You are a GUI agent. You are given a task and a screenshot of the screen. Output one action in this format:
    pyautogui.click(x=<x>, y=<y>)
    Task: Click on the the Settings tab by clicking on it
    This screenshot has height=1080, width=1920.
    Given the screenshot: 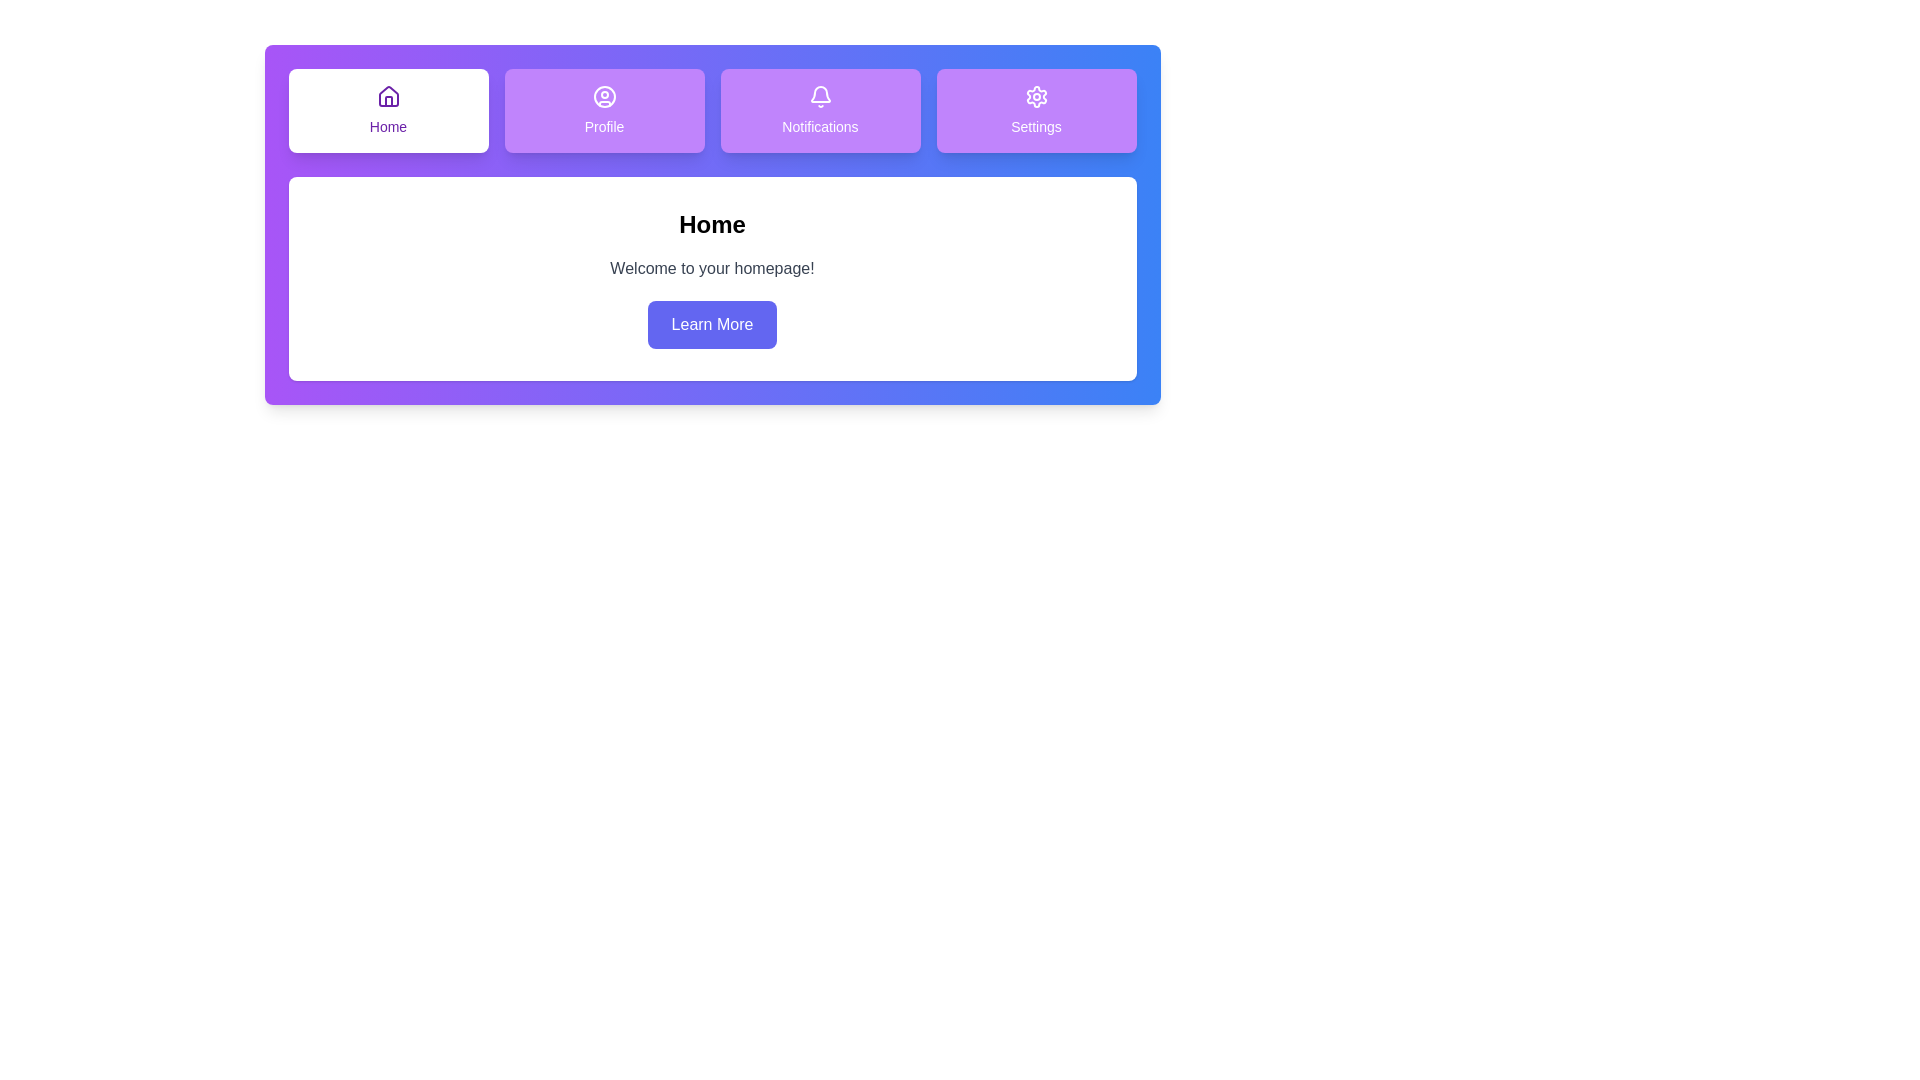 What is the action you would take?
    pyautogui.click(x=1036, y=111)
    